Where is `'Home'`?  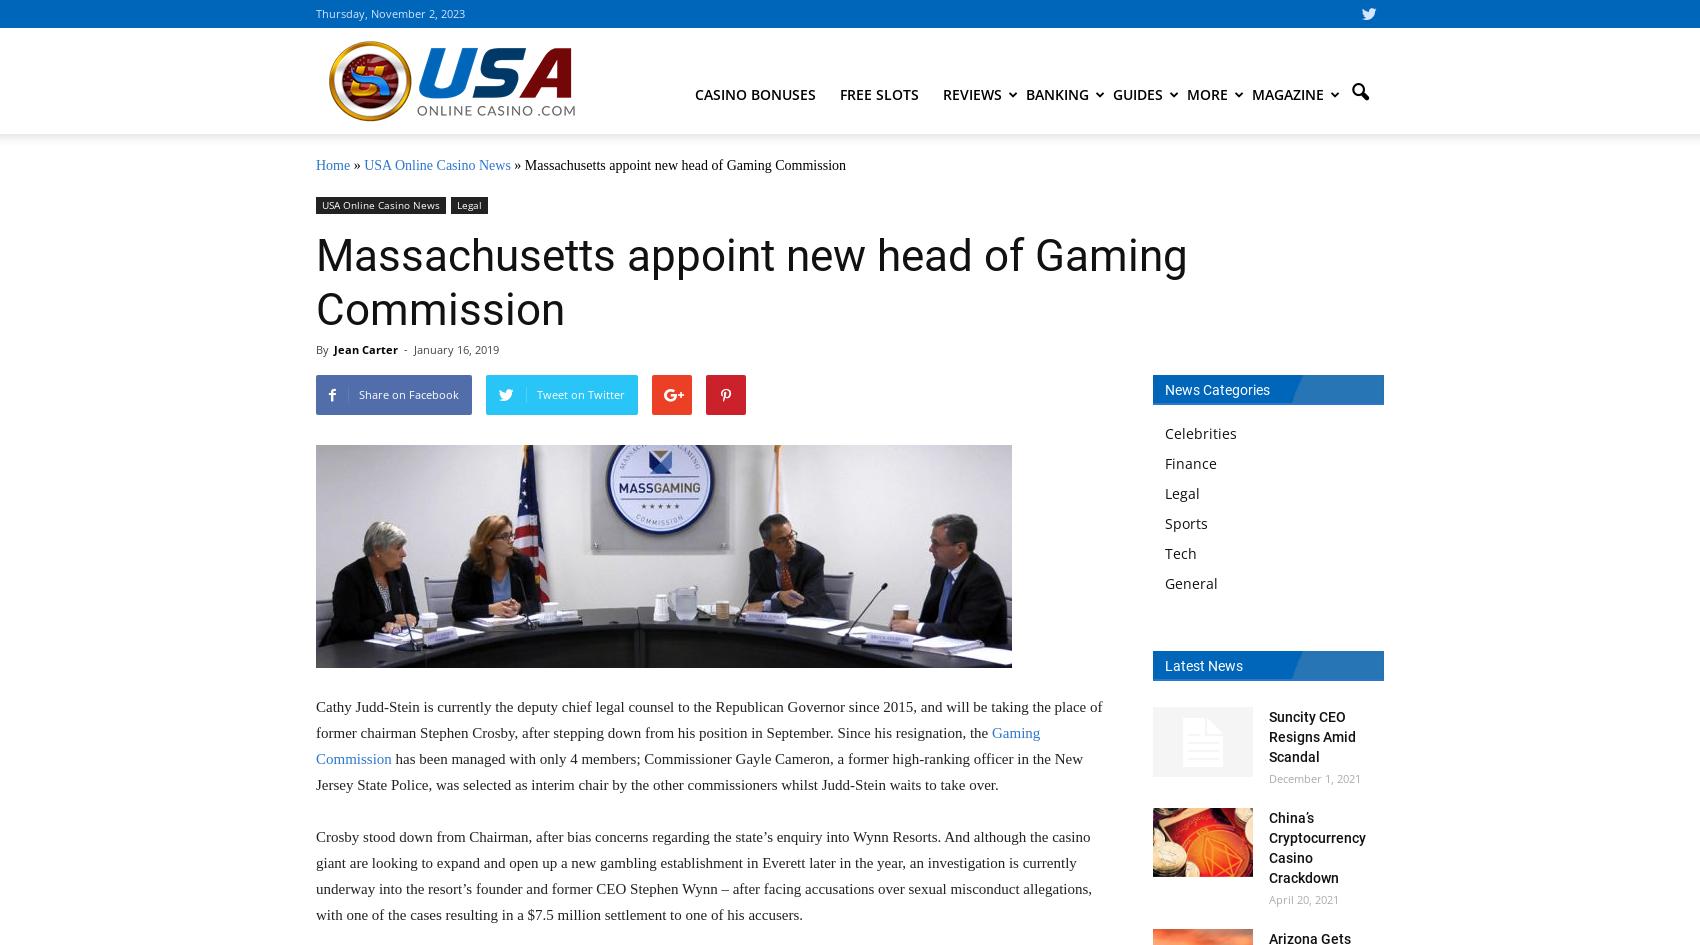
'Home' is located at coordinates (332, 165).